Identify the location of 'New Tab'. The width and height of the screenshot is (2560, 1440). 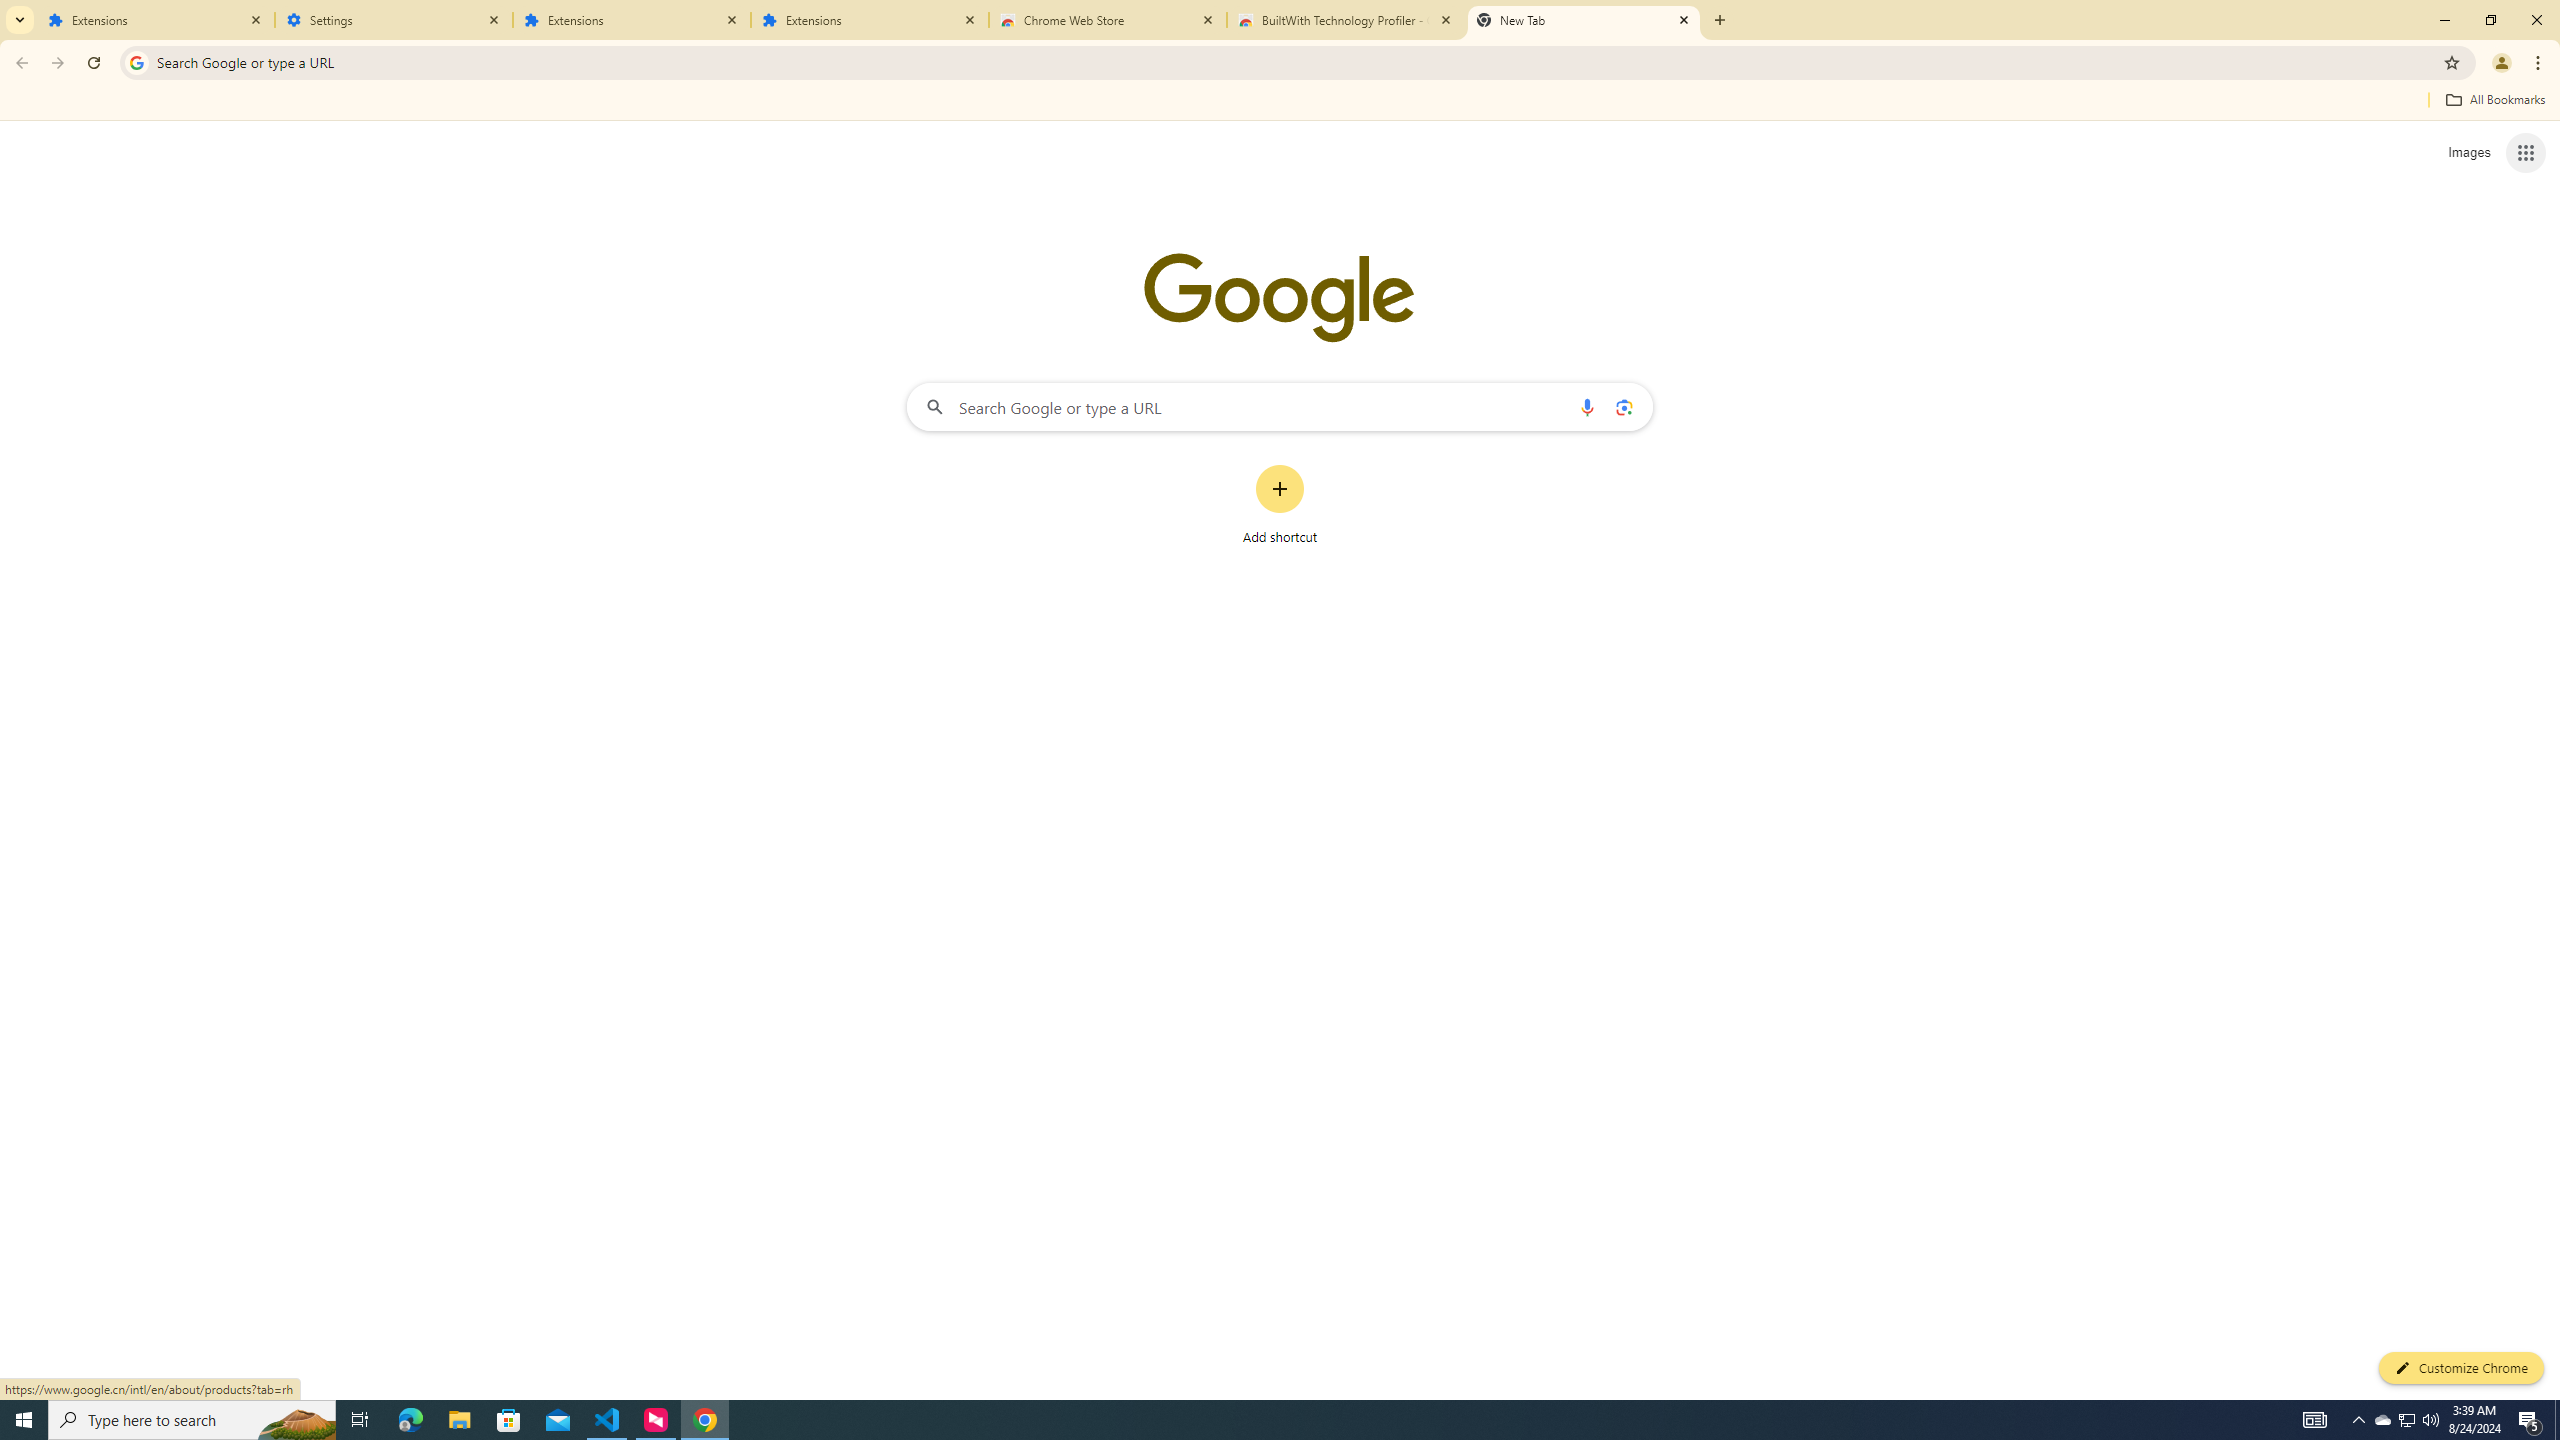
(1583, 19).